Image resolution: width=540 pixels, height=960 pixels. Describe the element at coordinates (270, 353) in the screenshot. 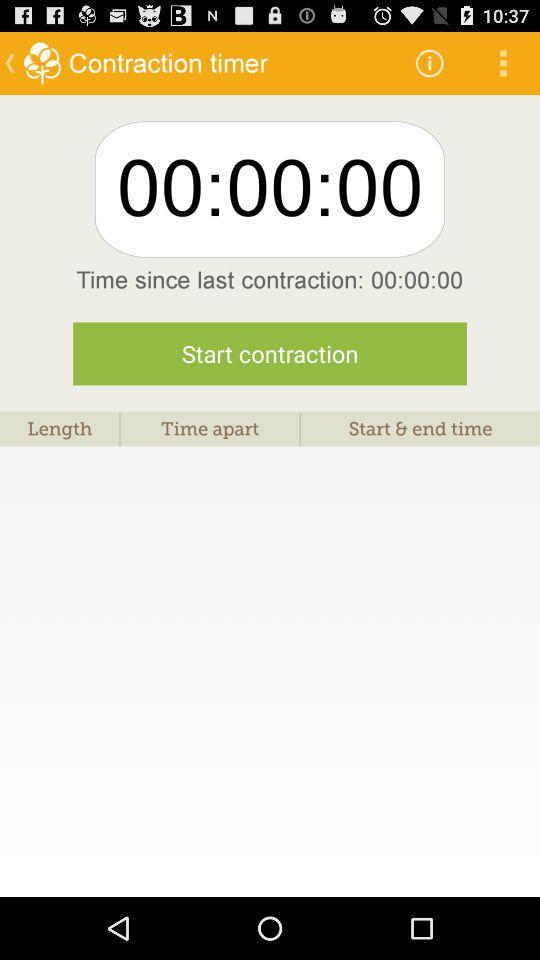

I see `the item above length item` at that location.